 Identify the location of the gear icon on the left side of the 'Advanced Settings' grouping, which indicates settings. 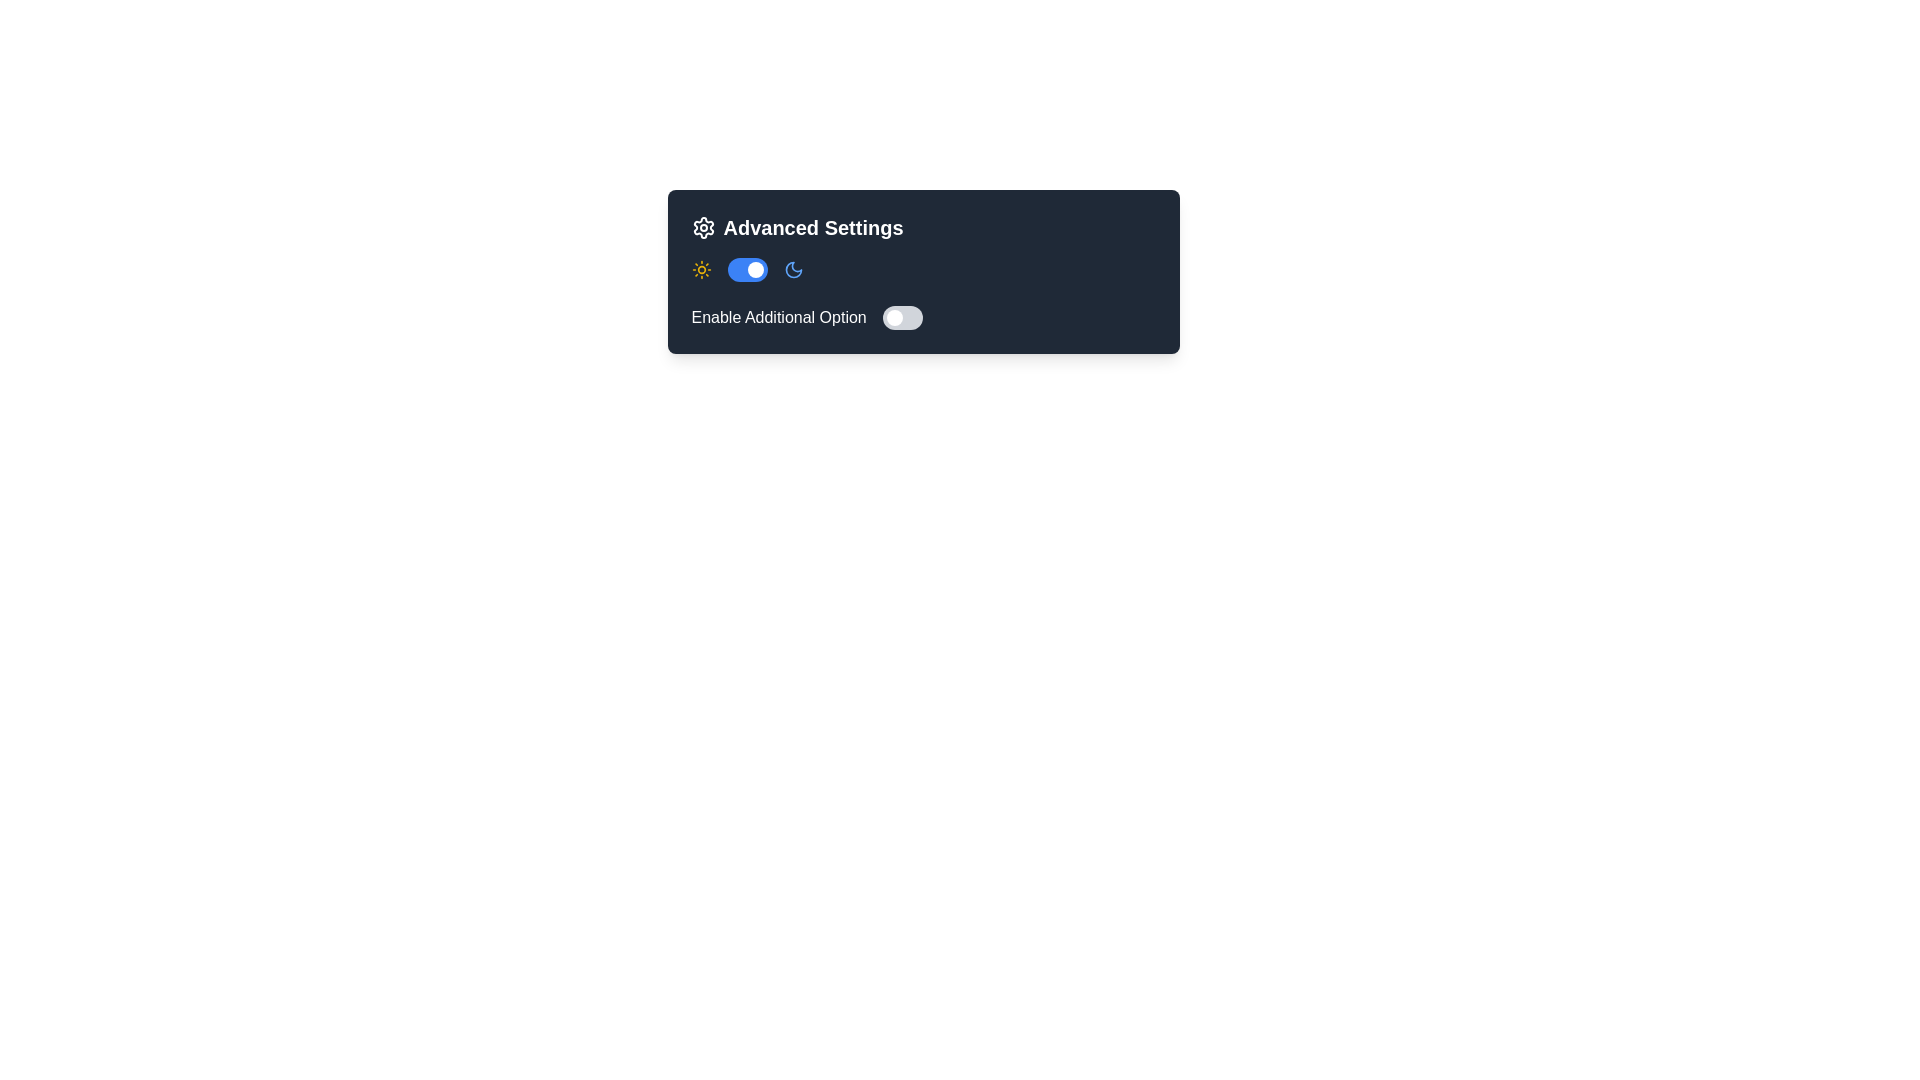
(703, 226).